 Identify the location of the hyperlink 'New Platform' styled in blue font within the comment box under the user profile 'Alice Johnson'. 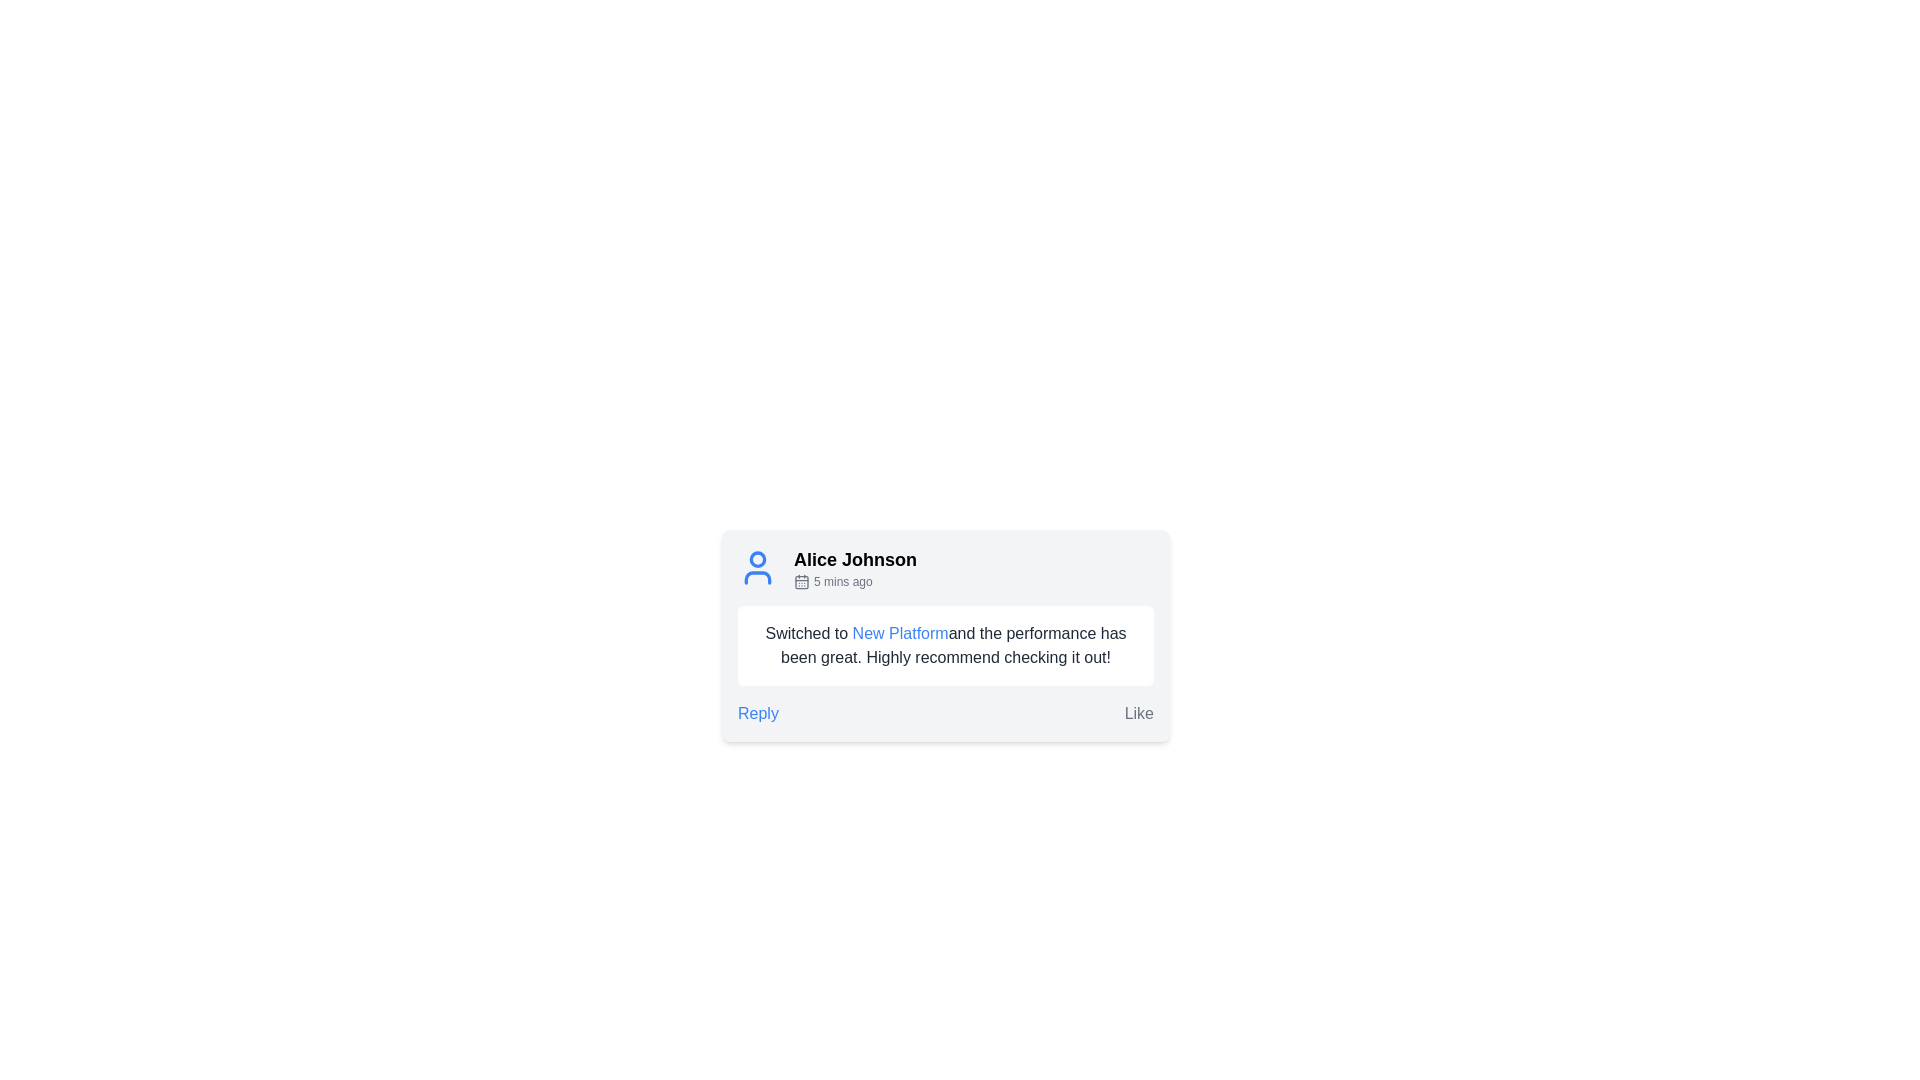
(899, 633).